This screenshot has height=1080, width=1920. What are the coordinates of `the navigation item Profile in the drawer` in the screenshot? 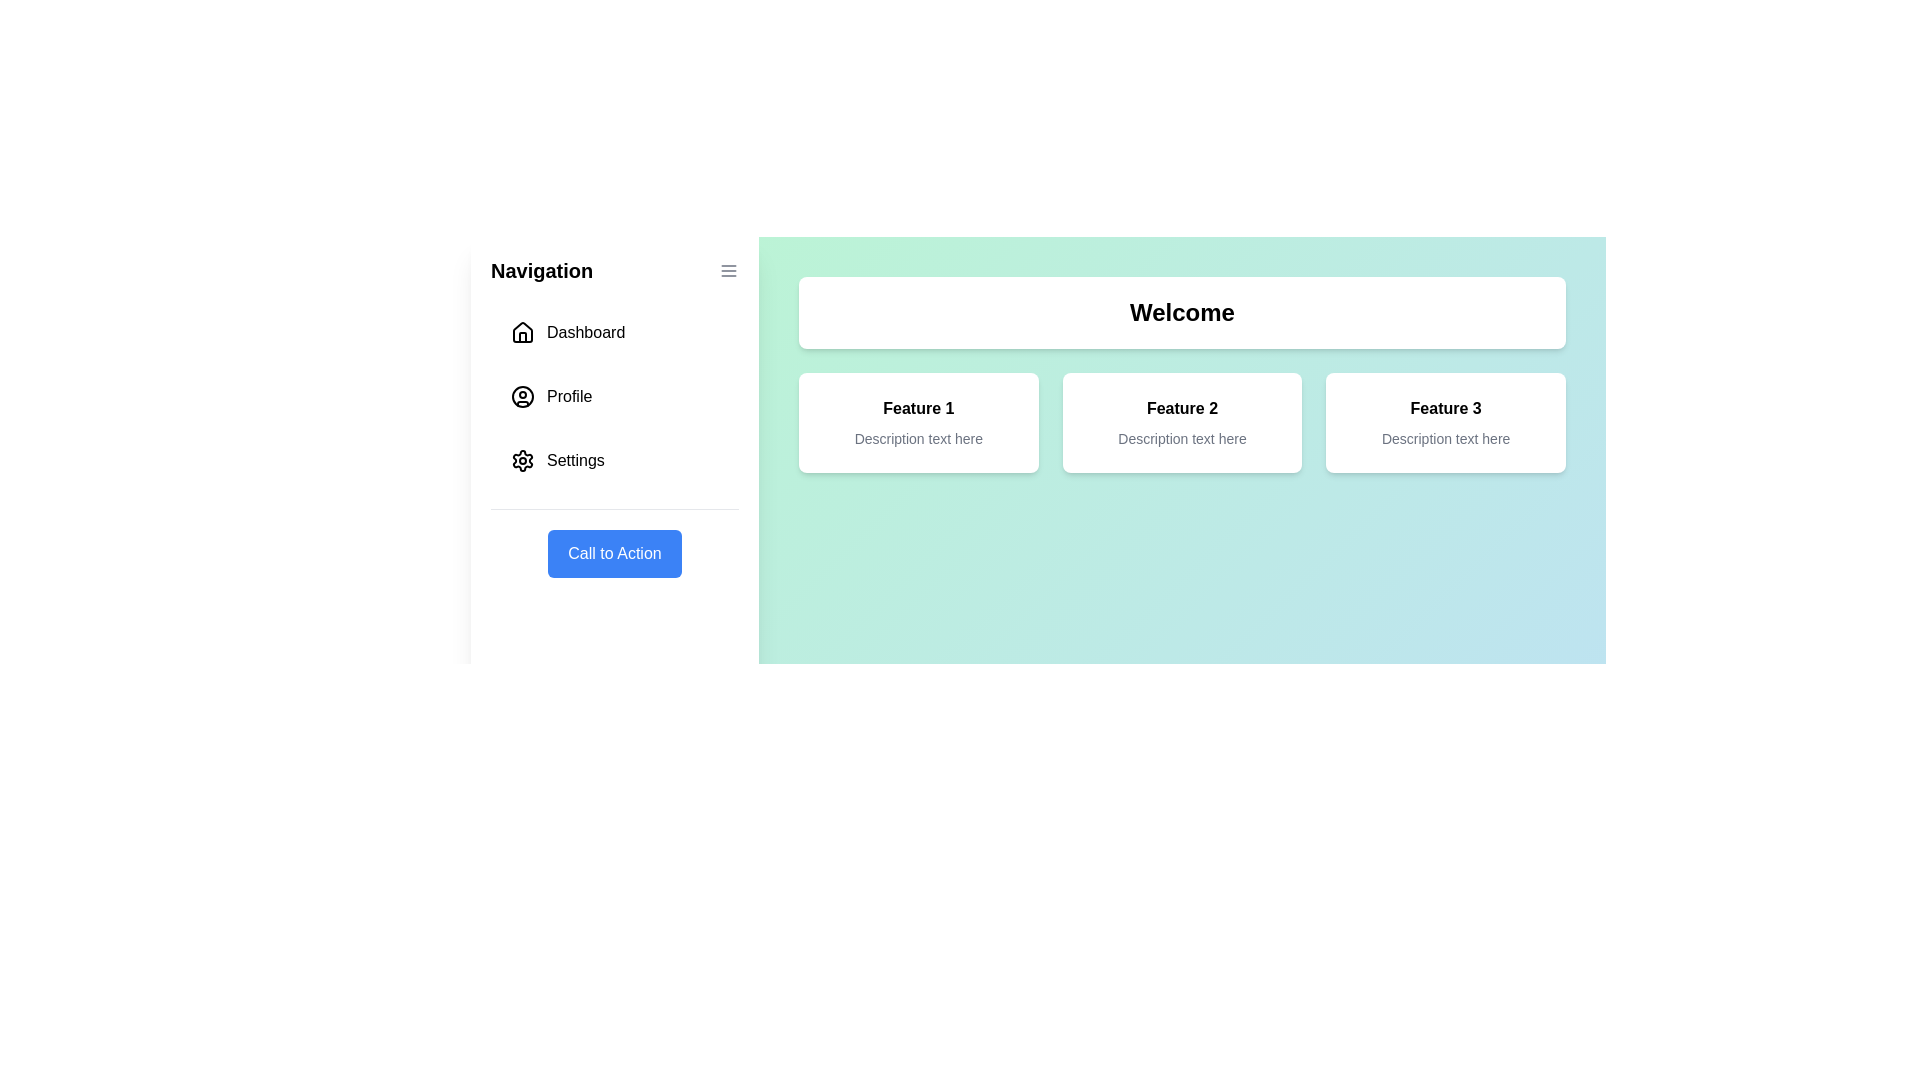 It's located at (613, 397).